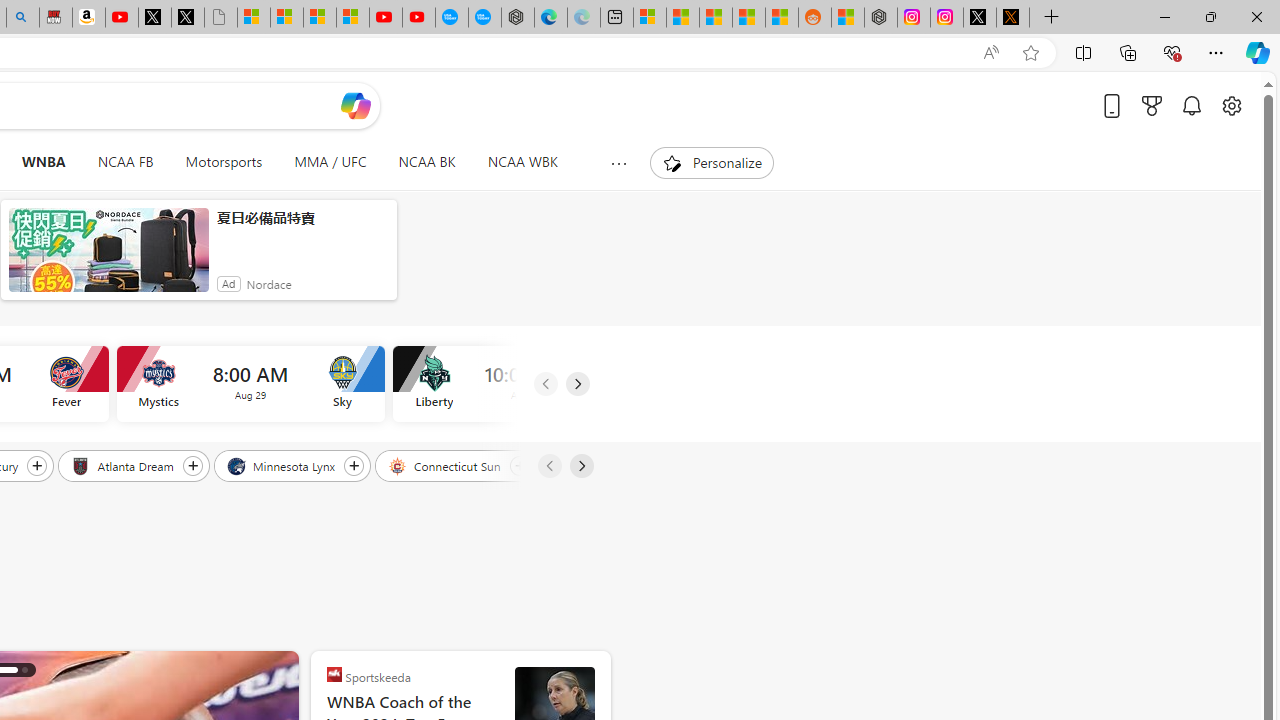 The image size is (1280, 720). What do you see at coordinates (334, 674) in the screenshot?
I see `'Sportskeeda'` at bounding box center [334, 674].